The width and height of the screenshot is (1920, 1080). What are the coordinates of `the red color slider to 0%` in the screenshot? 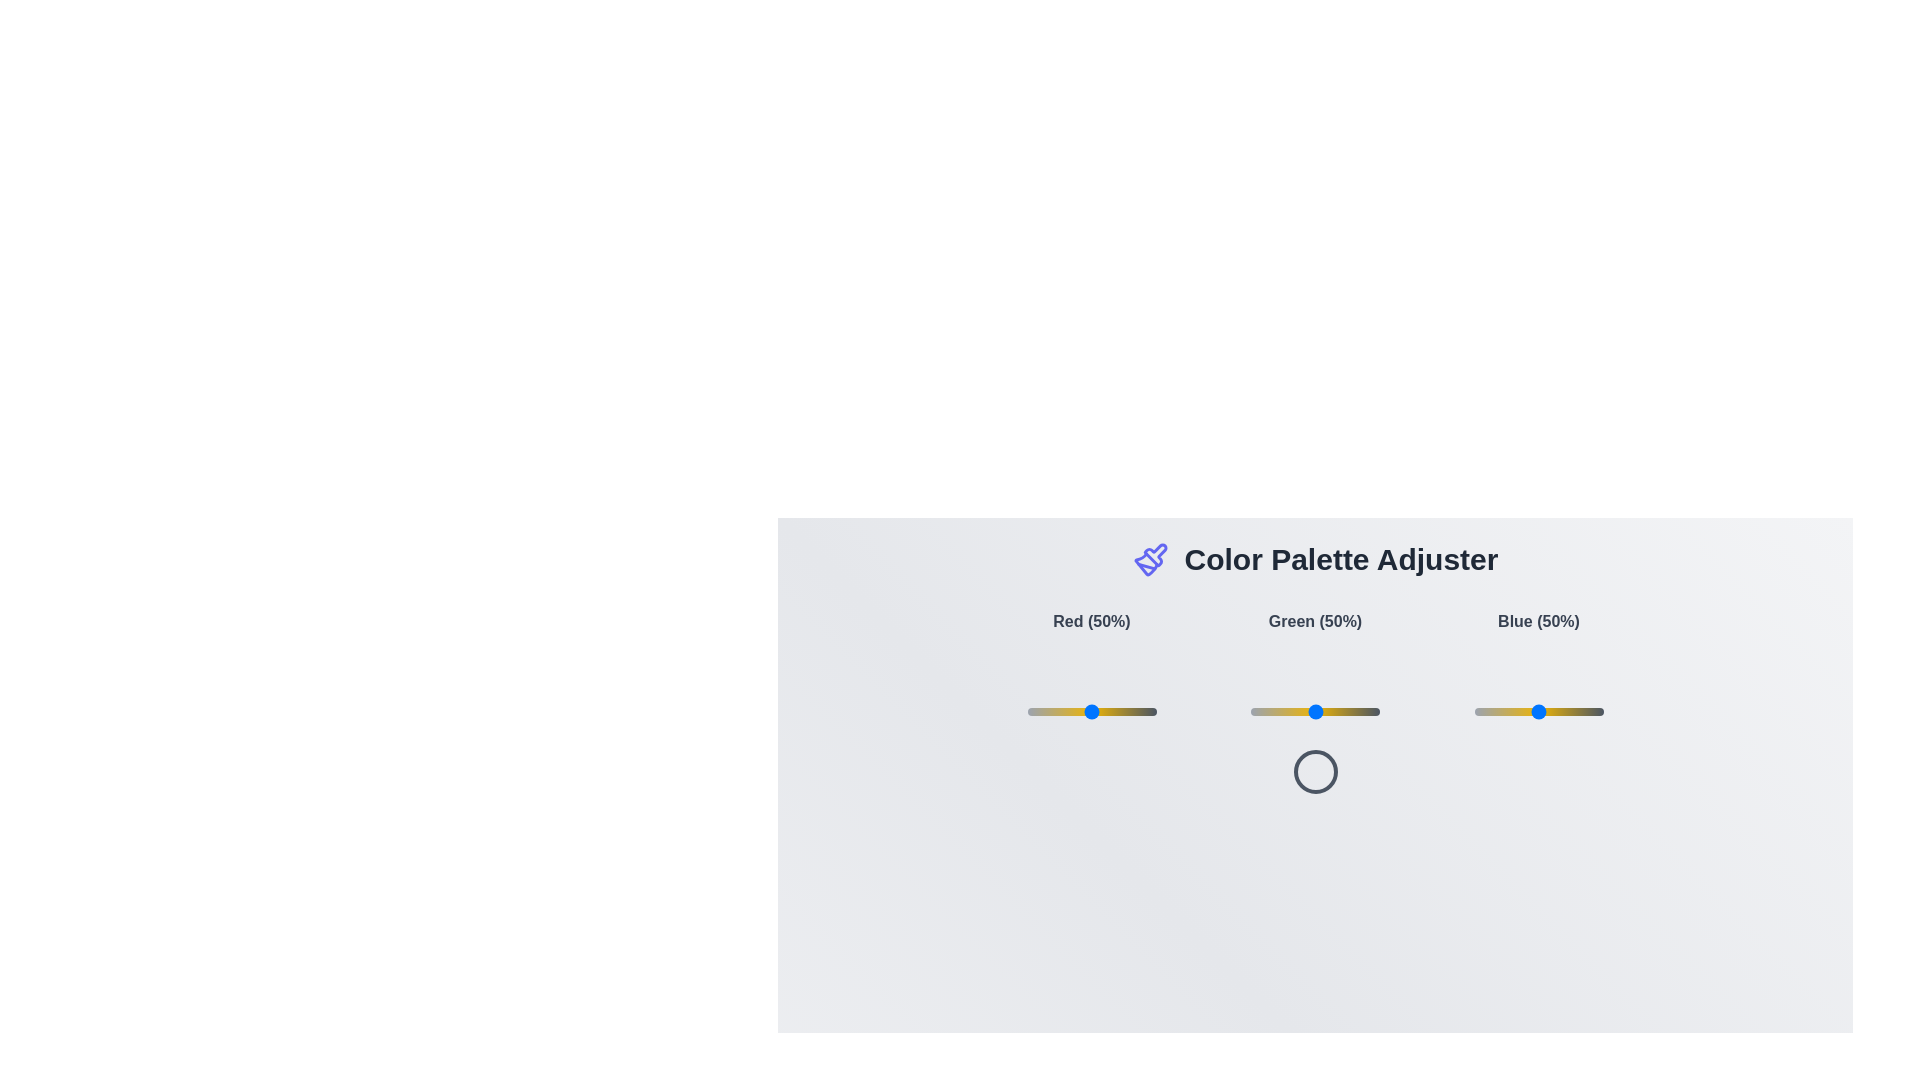 It's located at (1027, 711).